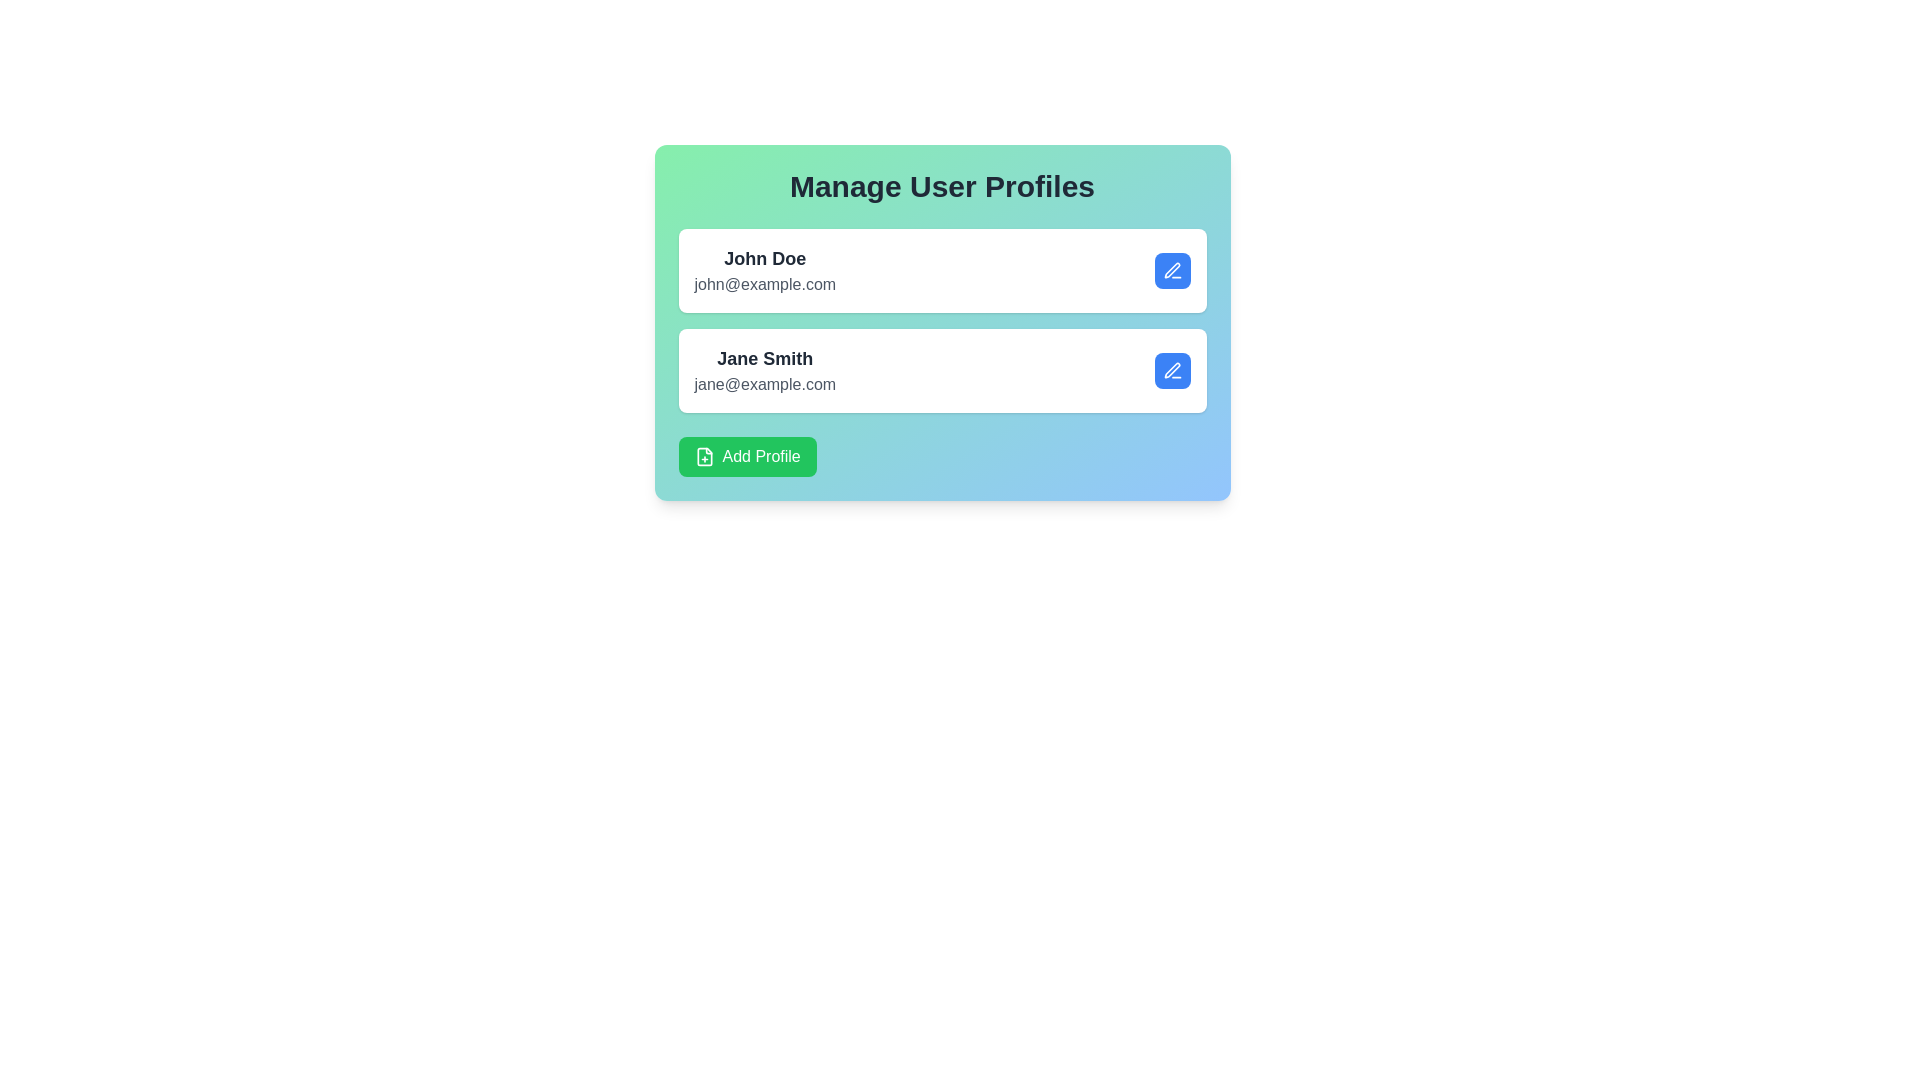 The width and height of the screenshot is (1920, 1080). Describe the element at coordinates (764, 357) in the screenshot. I see `the static text displaying the name 'Jane Smith' in the user profile section located under 'Manage User Profiles.'` at that location.